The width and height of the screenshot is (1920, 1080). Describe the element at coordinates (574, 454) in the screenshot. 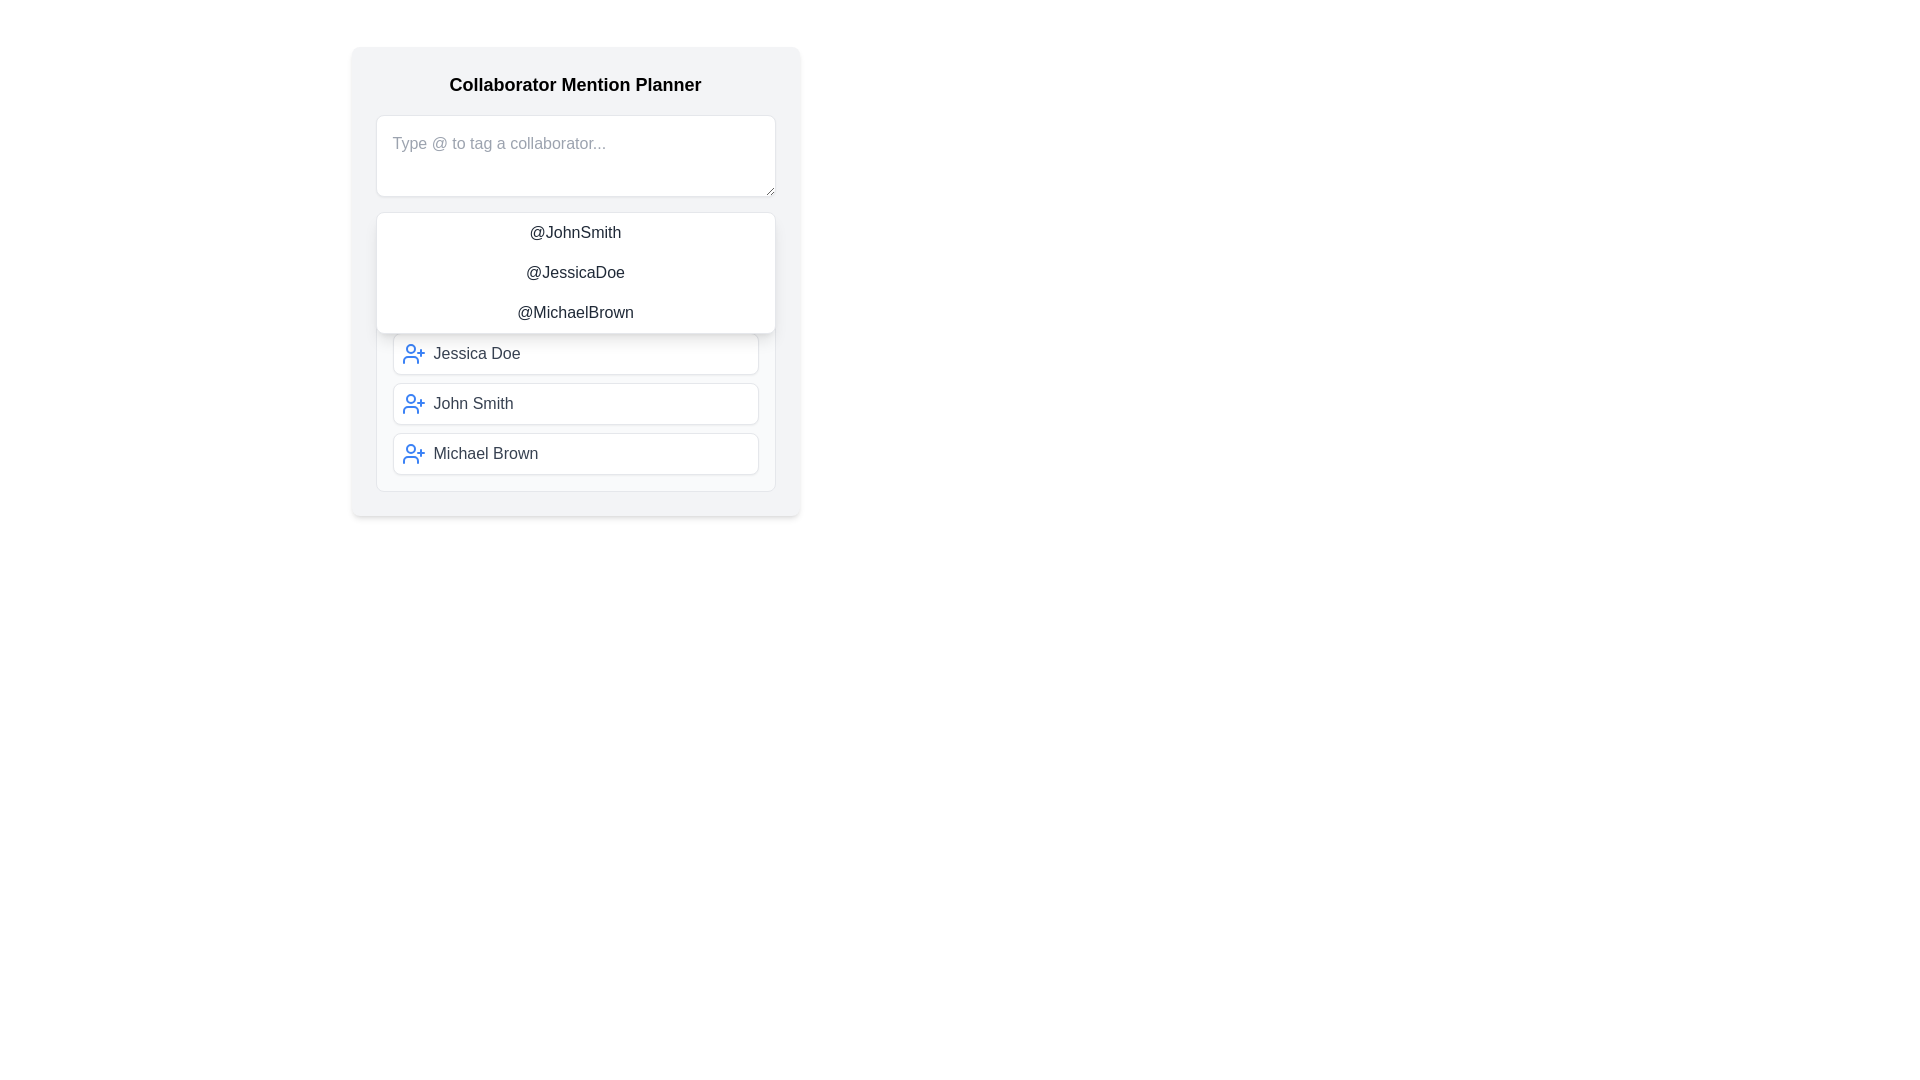

I see `the third list item labeled 'Michael Brown' in the collaborator mention planner interface` at that location.